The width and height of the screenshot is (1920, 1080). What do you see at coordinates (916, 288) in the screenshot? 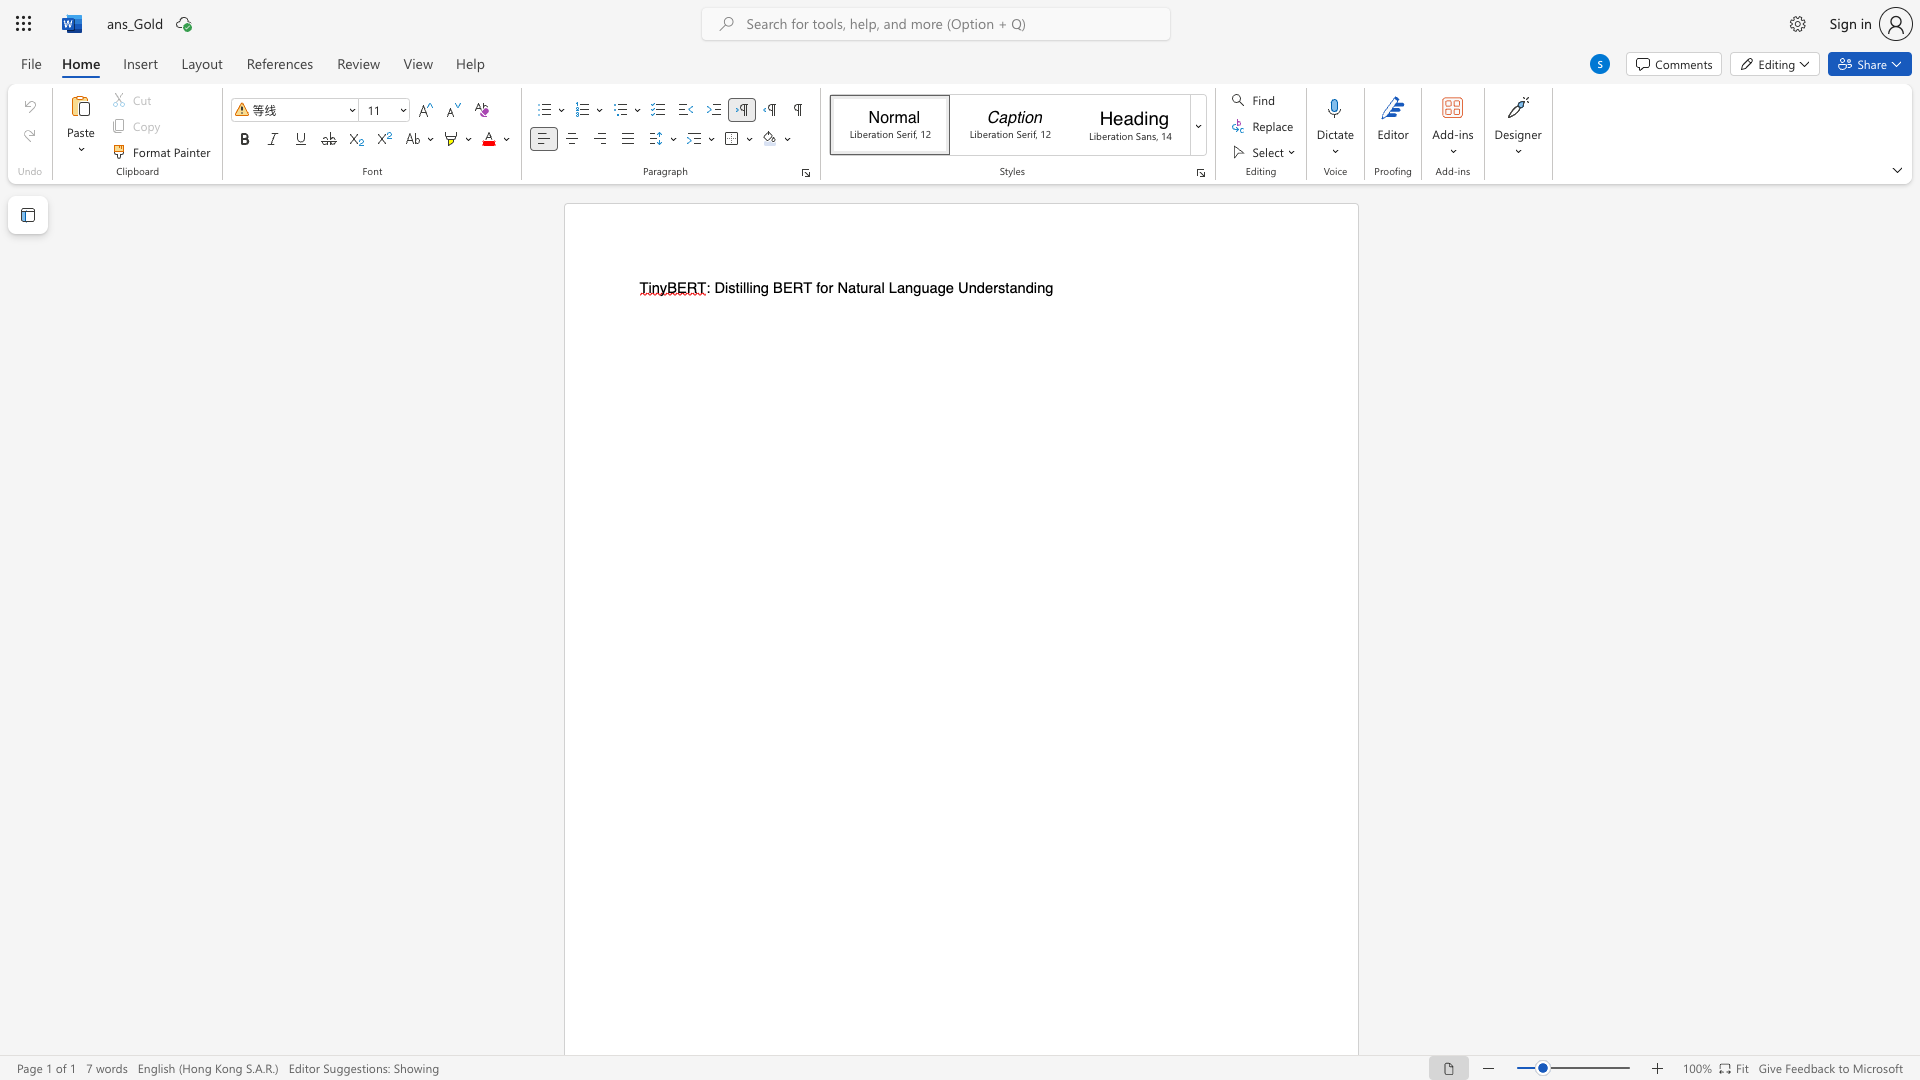
I see `the 2th character "g" in the text` at bounding box center [916, 288].